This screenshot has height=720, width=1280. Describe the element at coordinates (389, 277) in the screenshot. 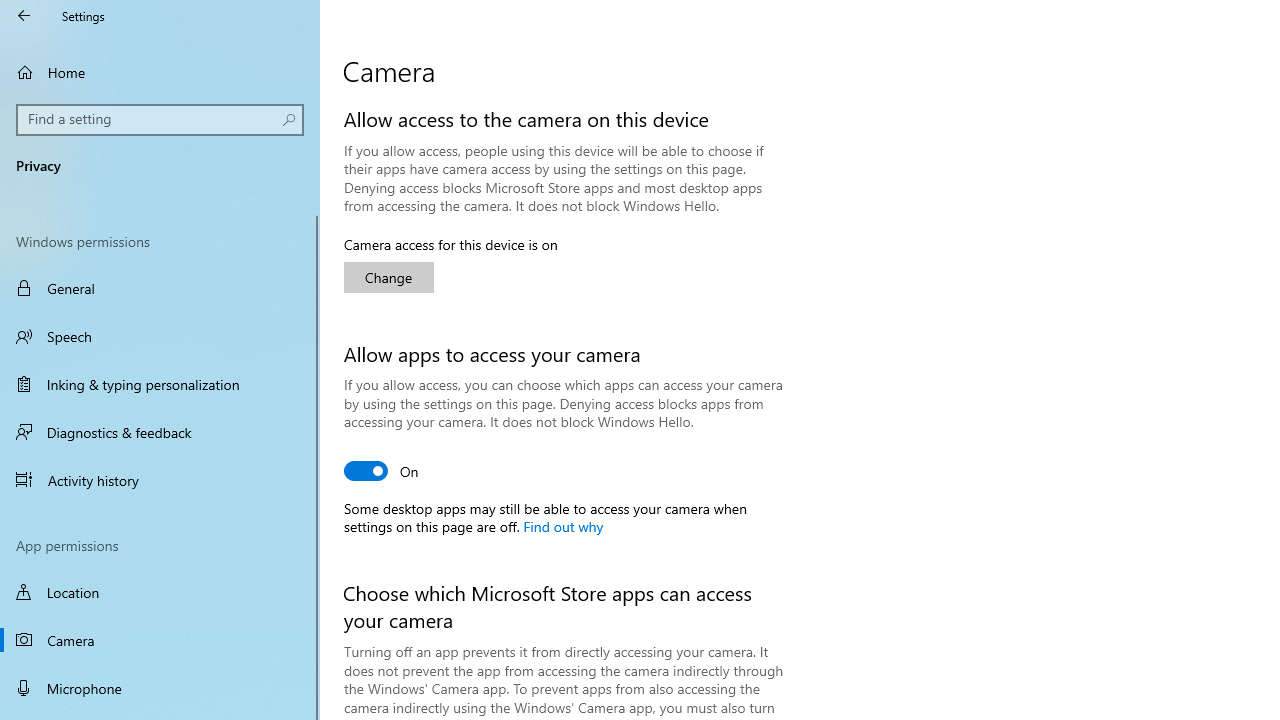

I see `'Change'` at that location.